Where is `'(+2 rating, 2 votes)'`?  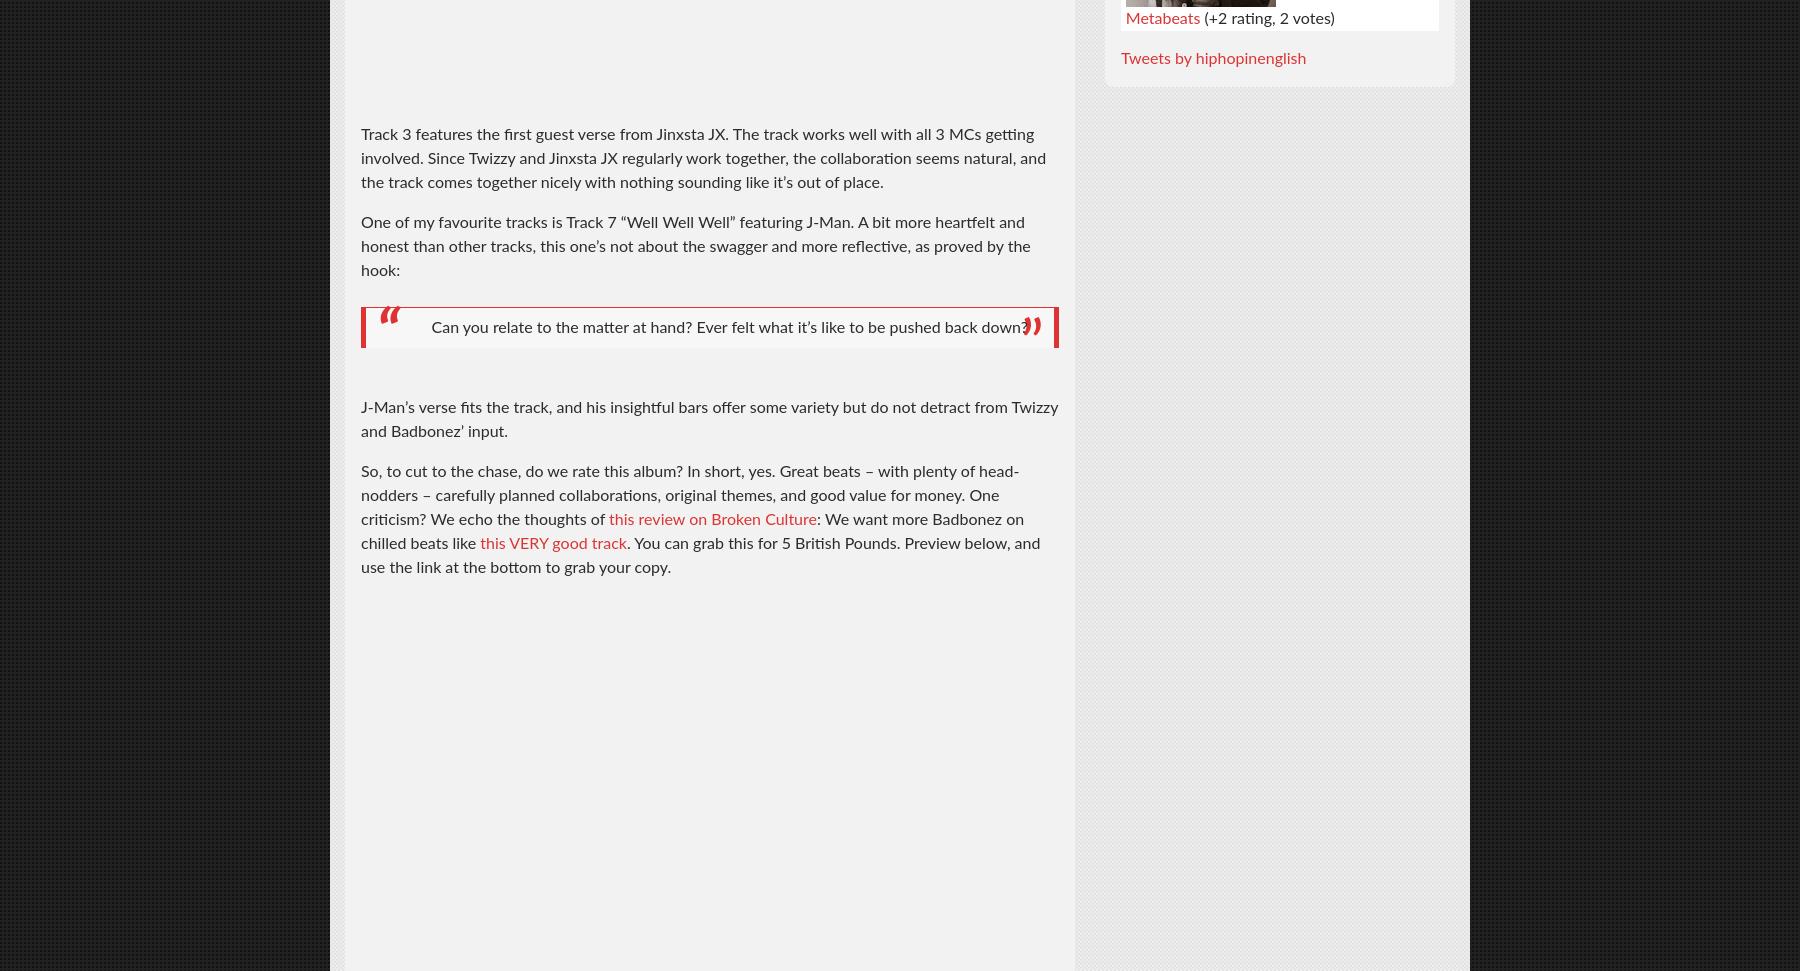 '(+2 rating, 2 votes)' is located at coordinates (1267, 17).